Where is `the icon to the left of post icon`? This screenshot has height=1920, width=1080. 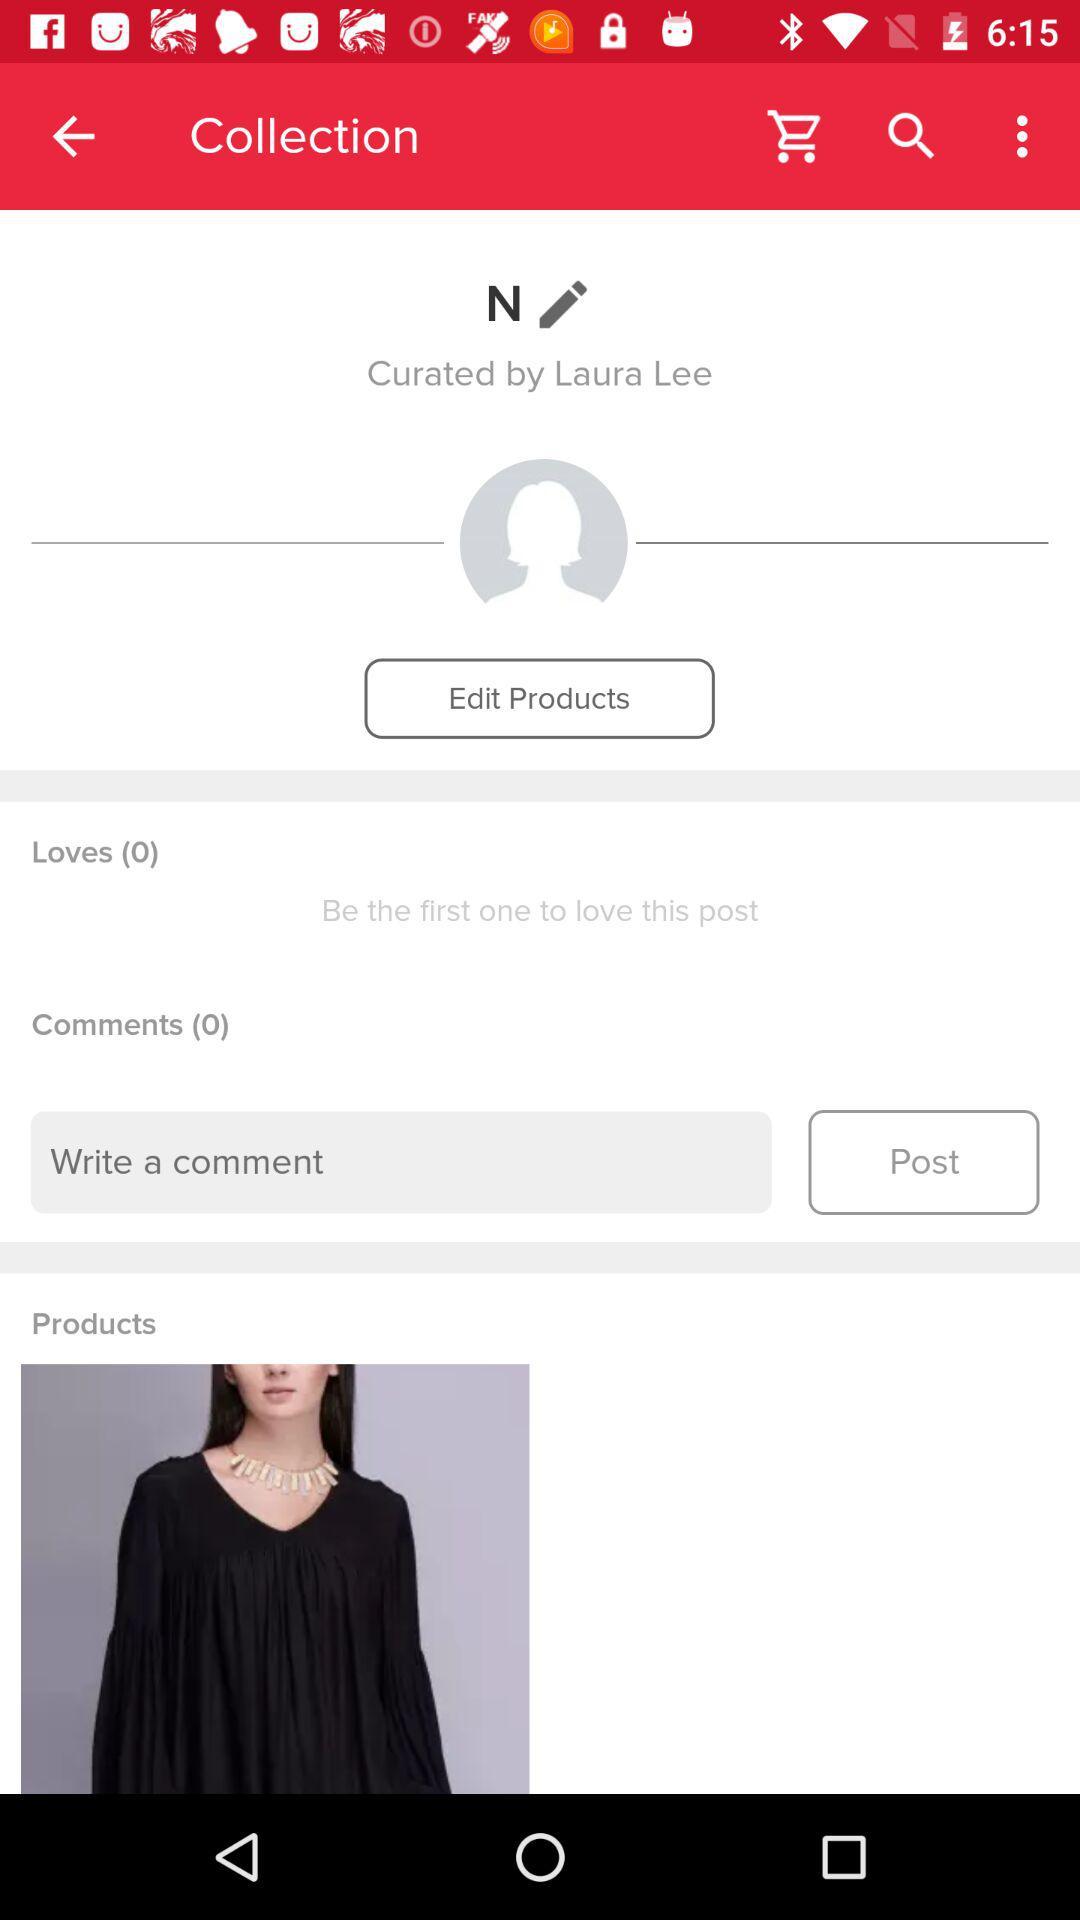
the icon to the left of post icon is located at coordinates (401, 1162).